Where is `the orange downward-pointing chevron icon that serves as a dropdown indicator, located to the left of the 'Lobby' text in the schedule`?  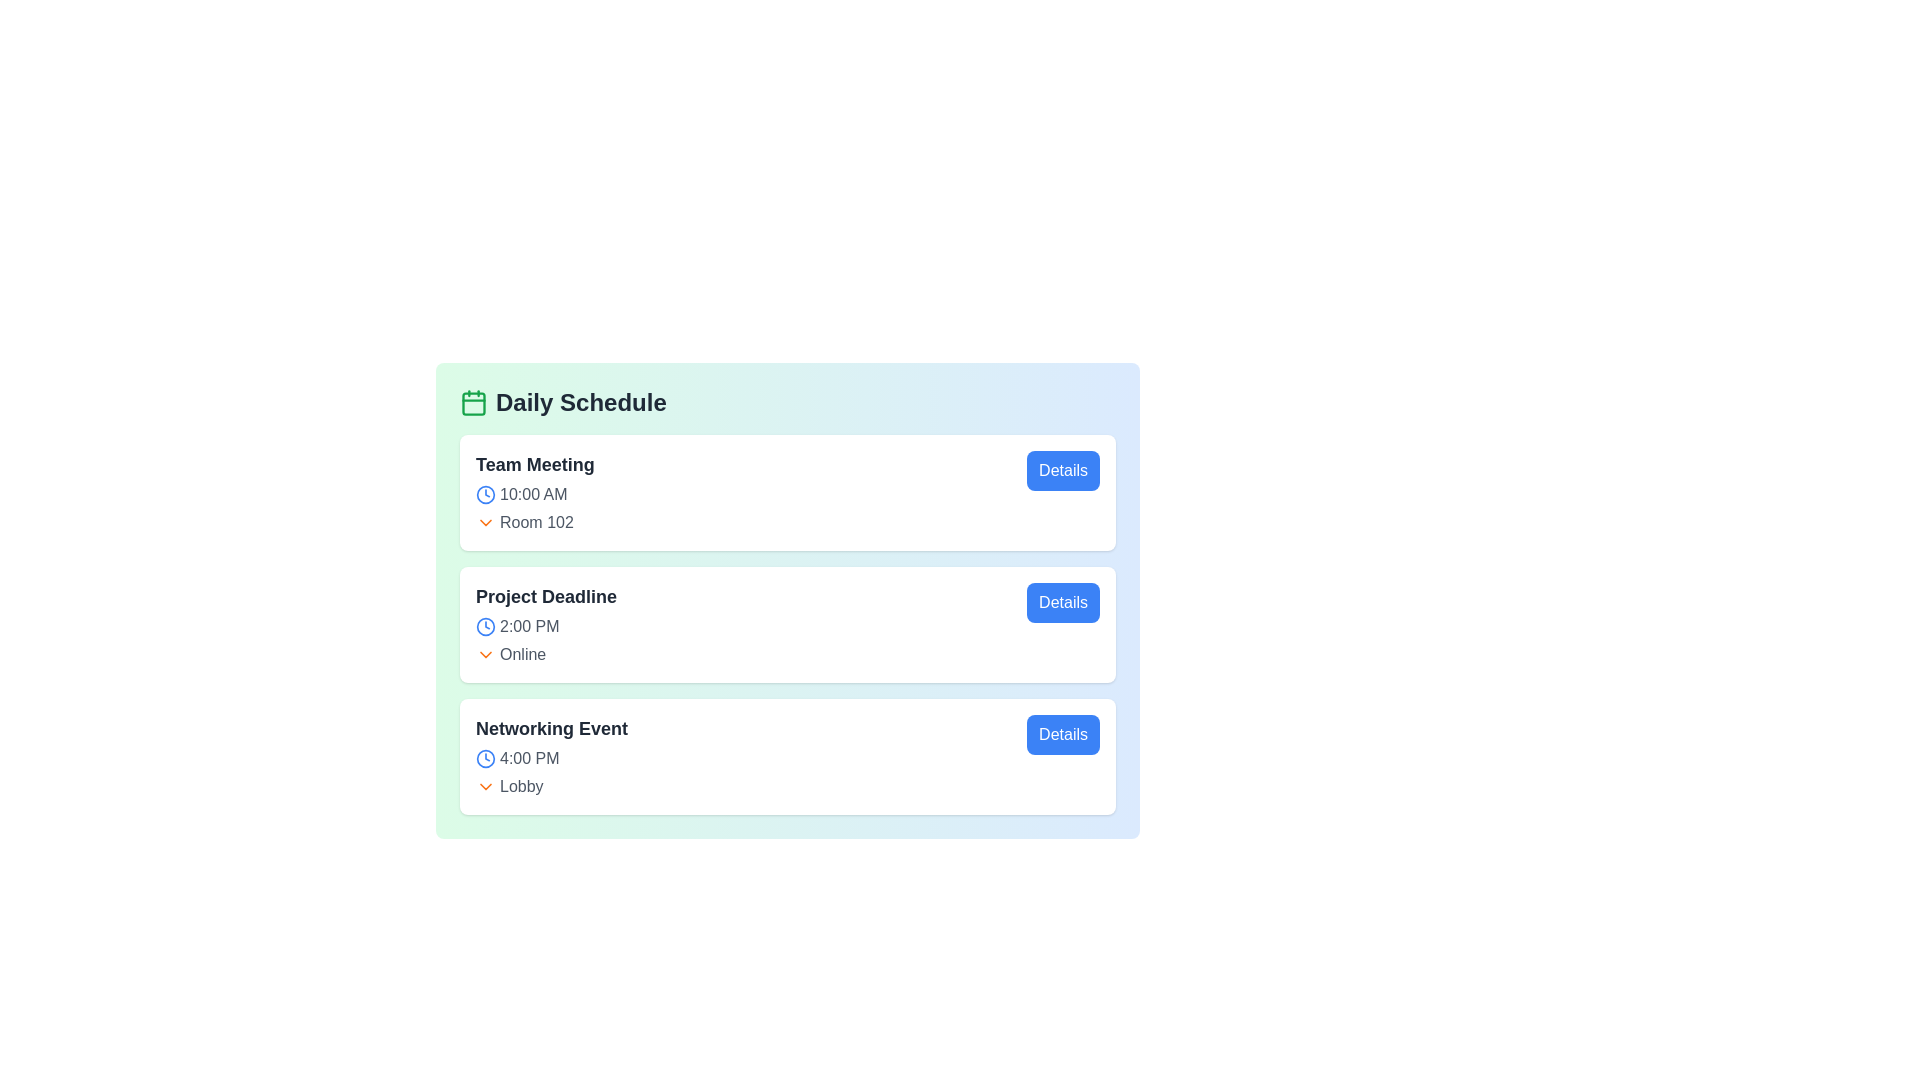
the orange downward-pointing chevron icon that serves as a dropdown indicator, located to the left of the 'Lobby' text in the schedule is located at coordinates (485, 785).